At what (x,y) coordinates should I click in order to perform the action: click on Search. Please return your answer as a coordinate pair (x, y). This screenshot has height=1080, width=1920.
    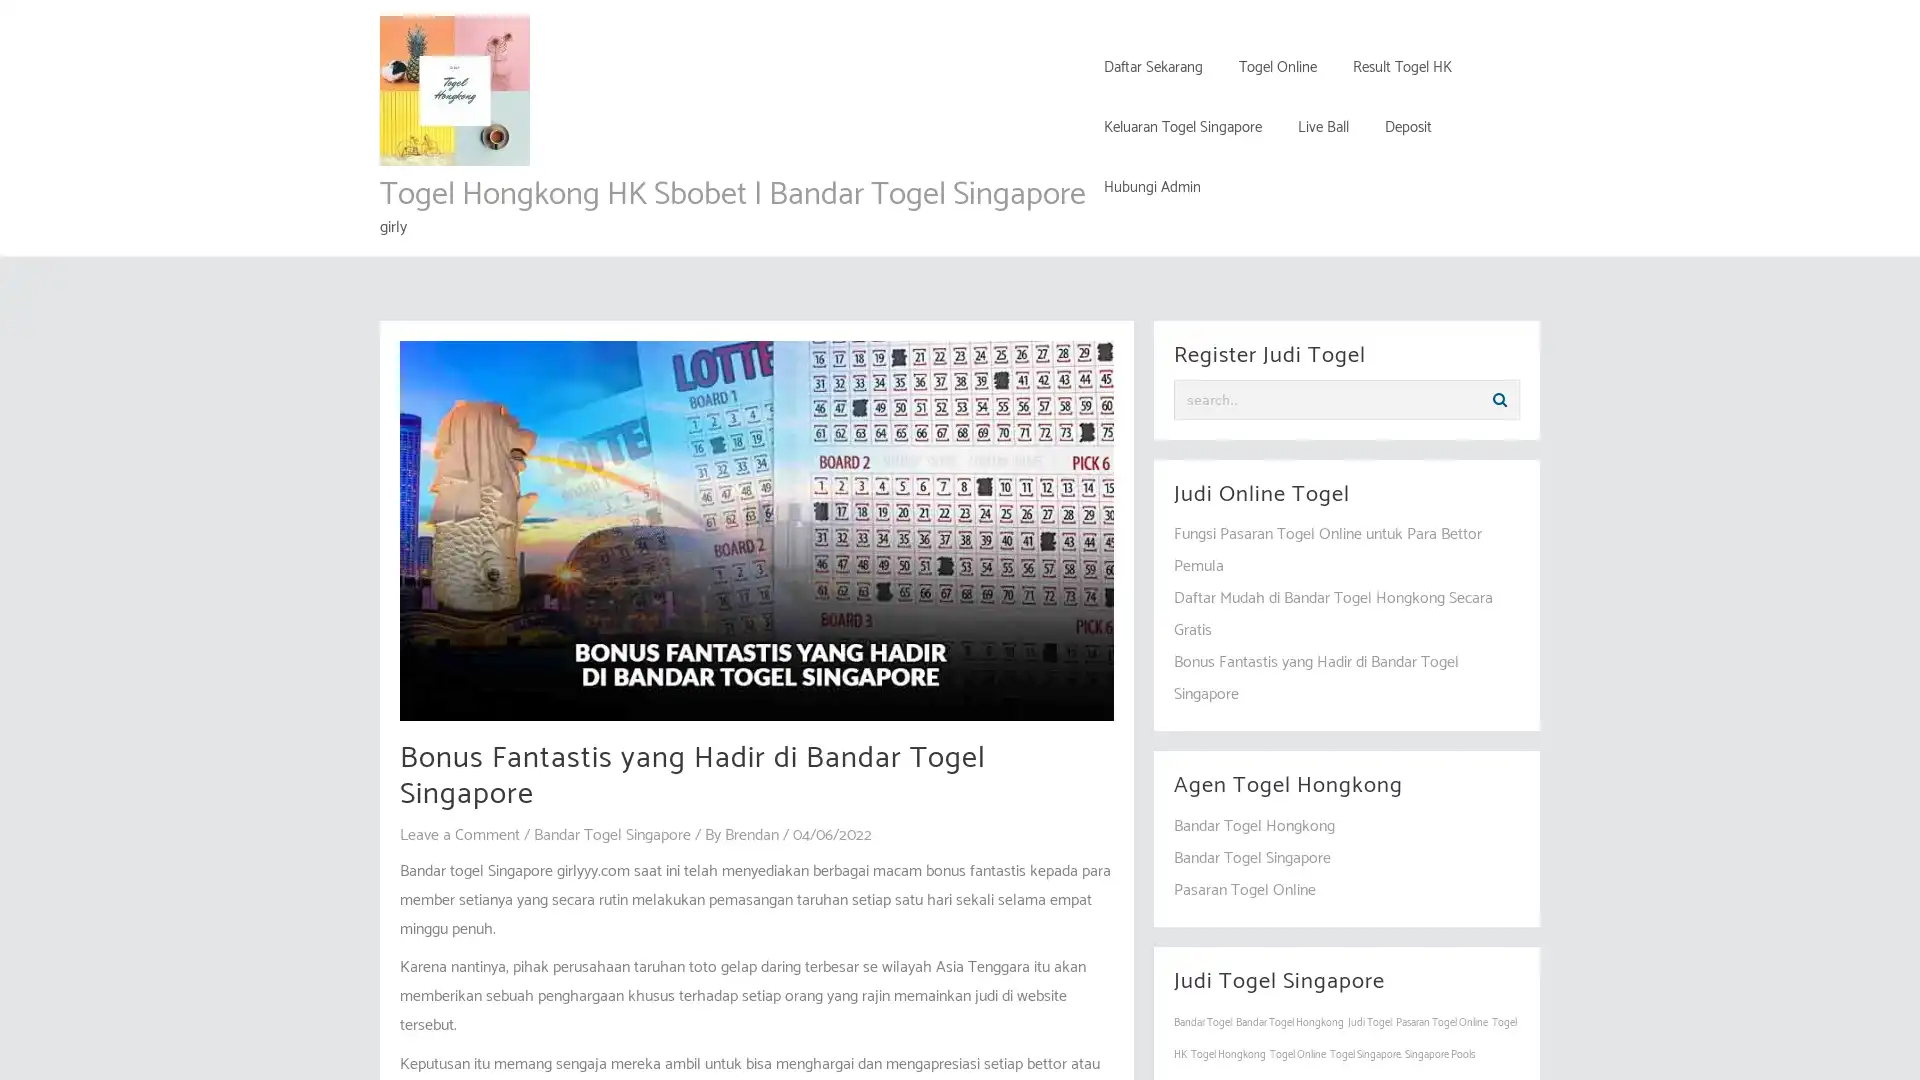
    Looking at the image, I should click on (1499, 400).